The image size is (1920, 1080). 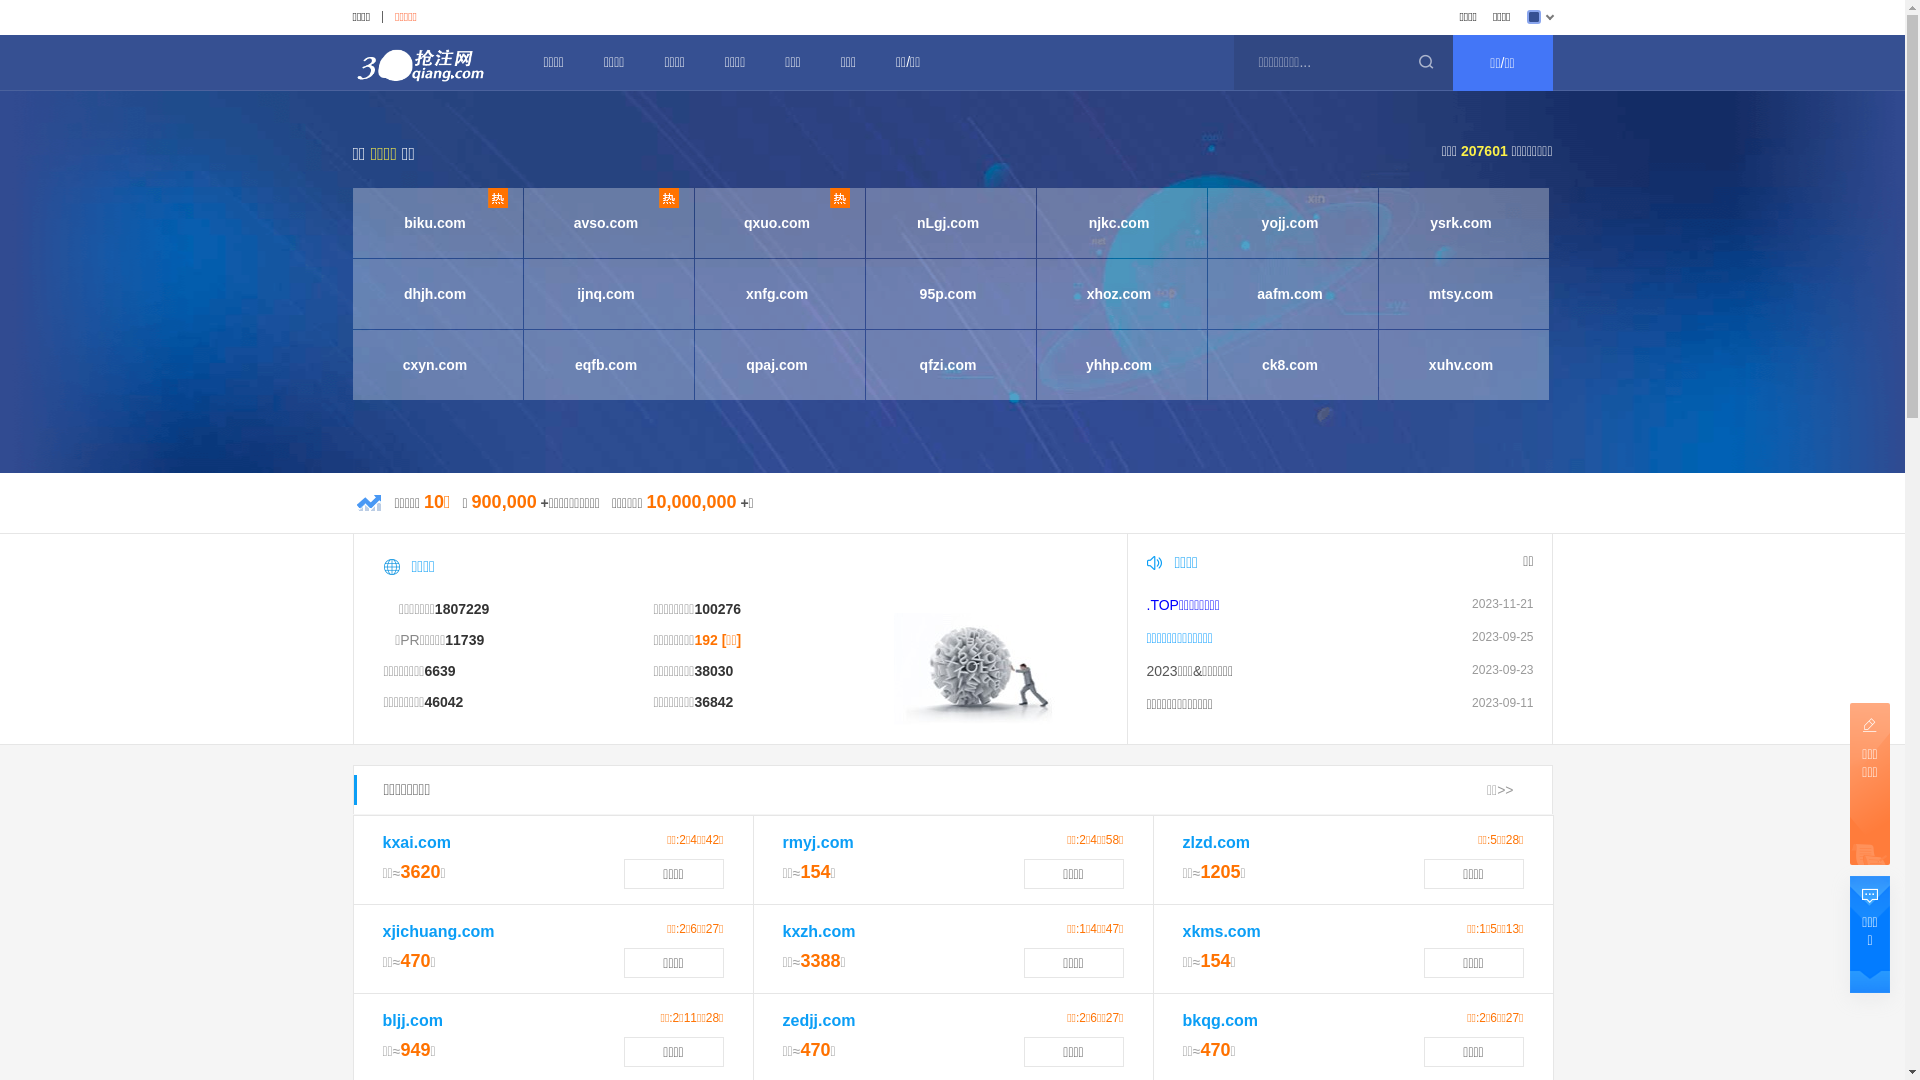 I want to click on 'ysrk.com', so click(x=1386, y=223).